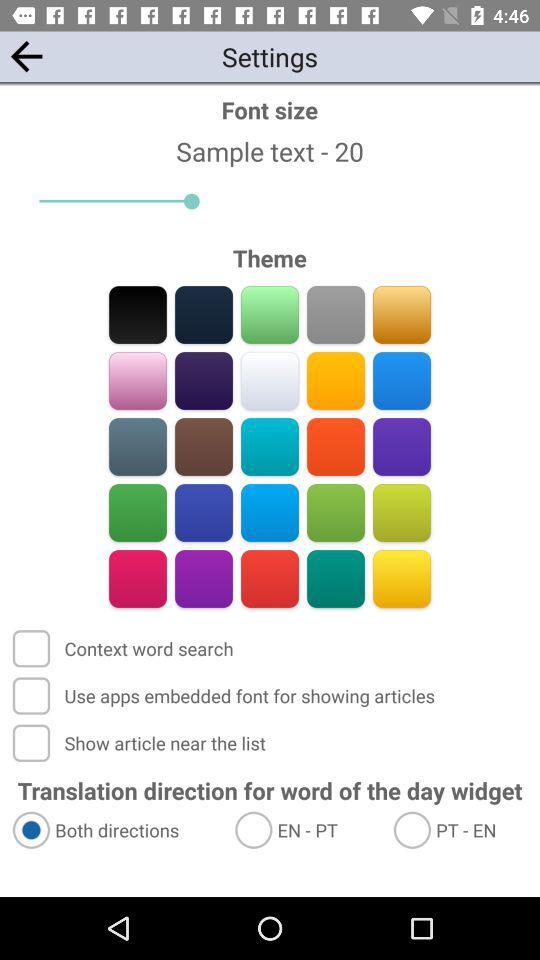  I want to click on color, so click(335, 512).